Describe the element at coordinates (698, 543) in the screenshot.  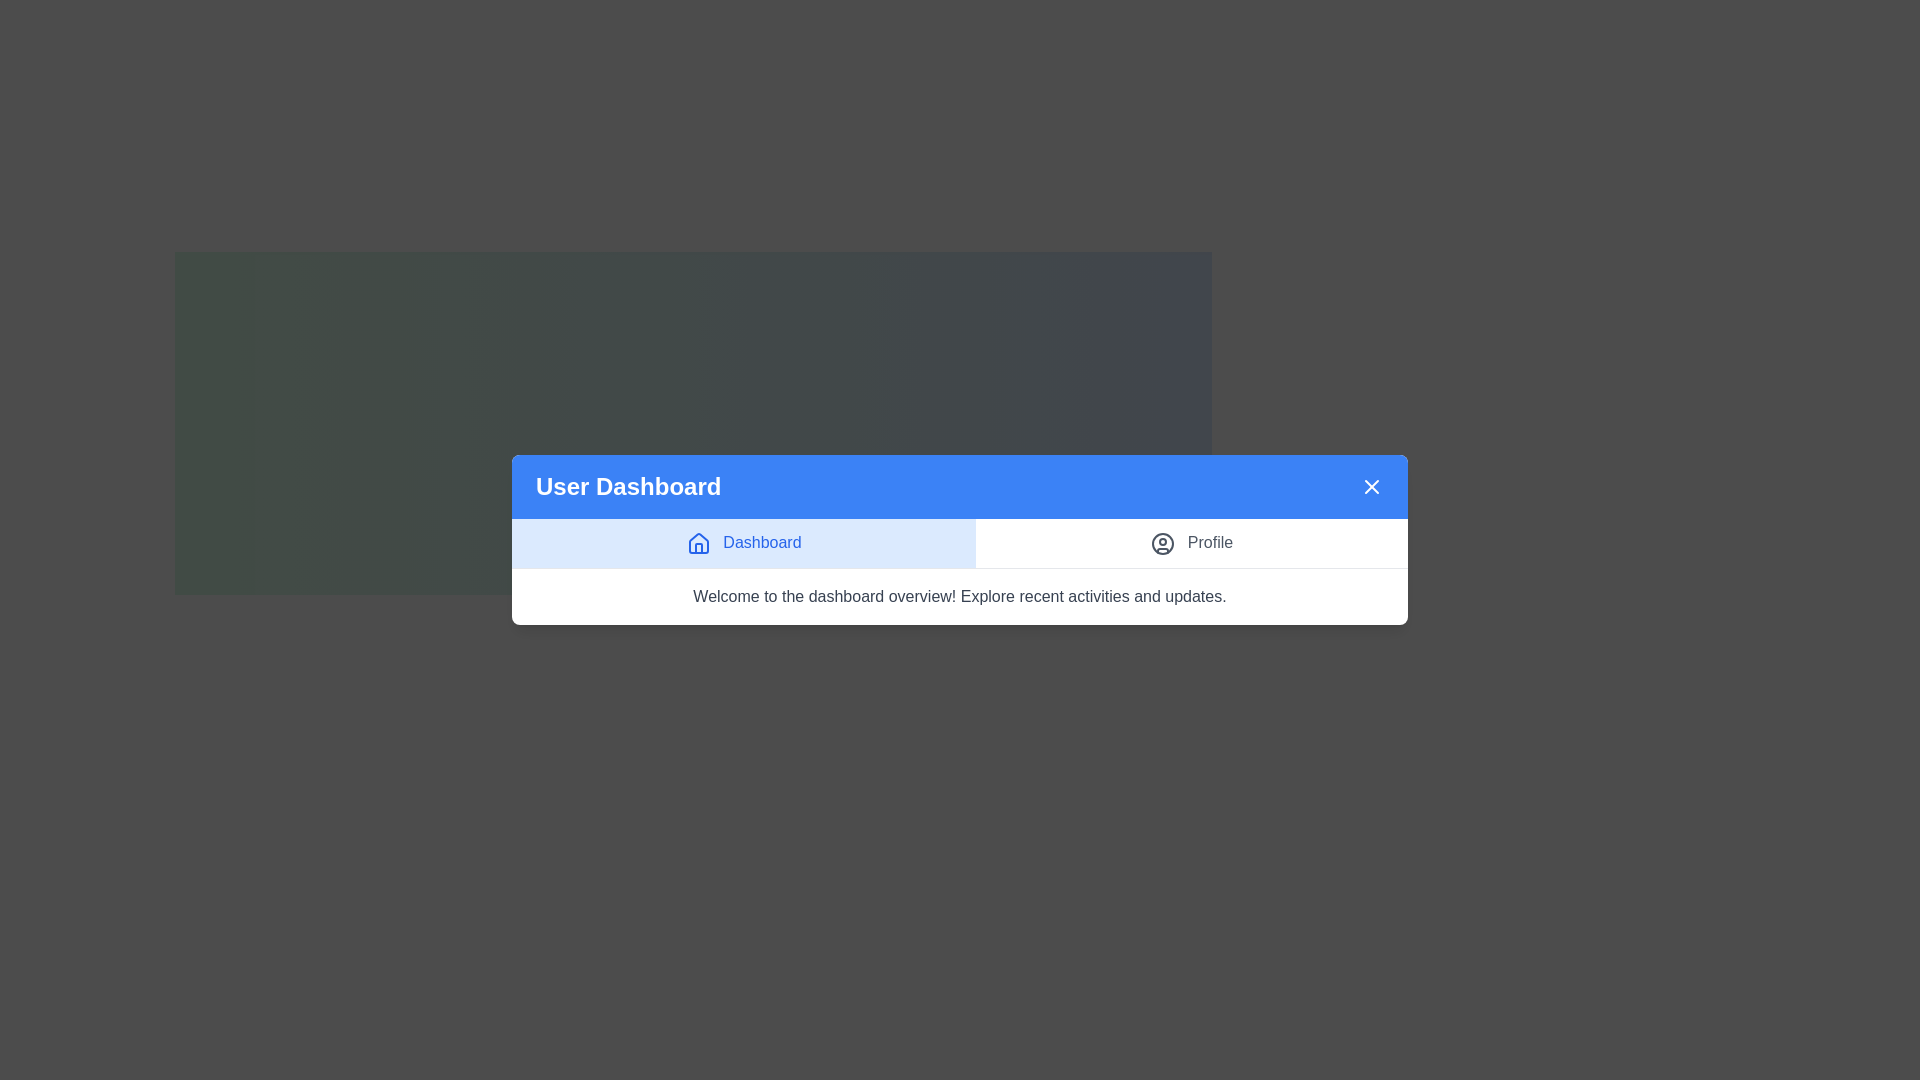
I see `the icon representing the 'Dashboard' section, which is located to the left of the text 'Dashboard' in the header of the 'User Dashboard' modal pop-up window` at that location.